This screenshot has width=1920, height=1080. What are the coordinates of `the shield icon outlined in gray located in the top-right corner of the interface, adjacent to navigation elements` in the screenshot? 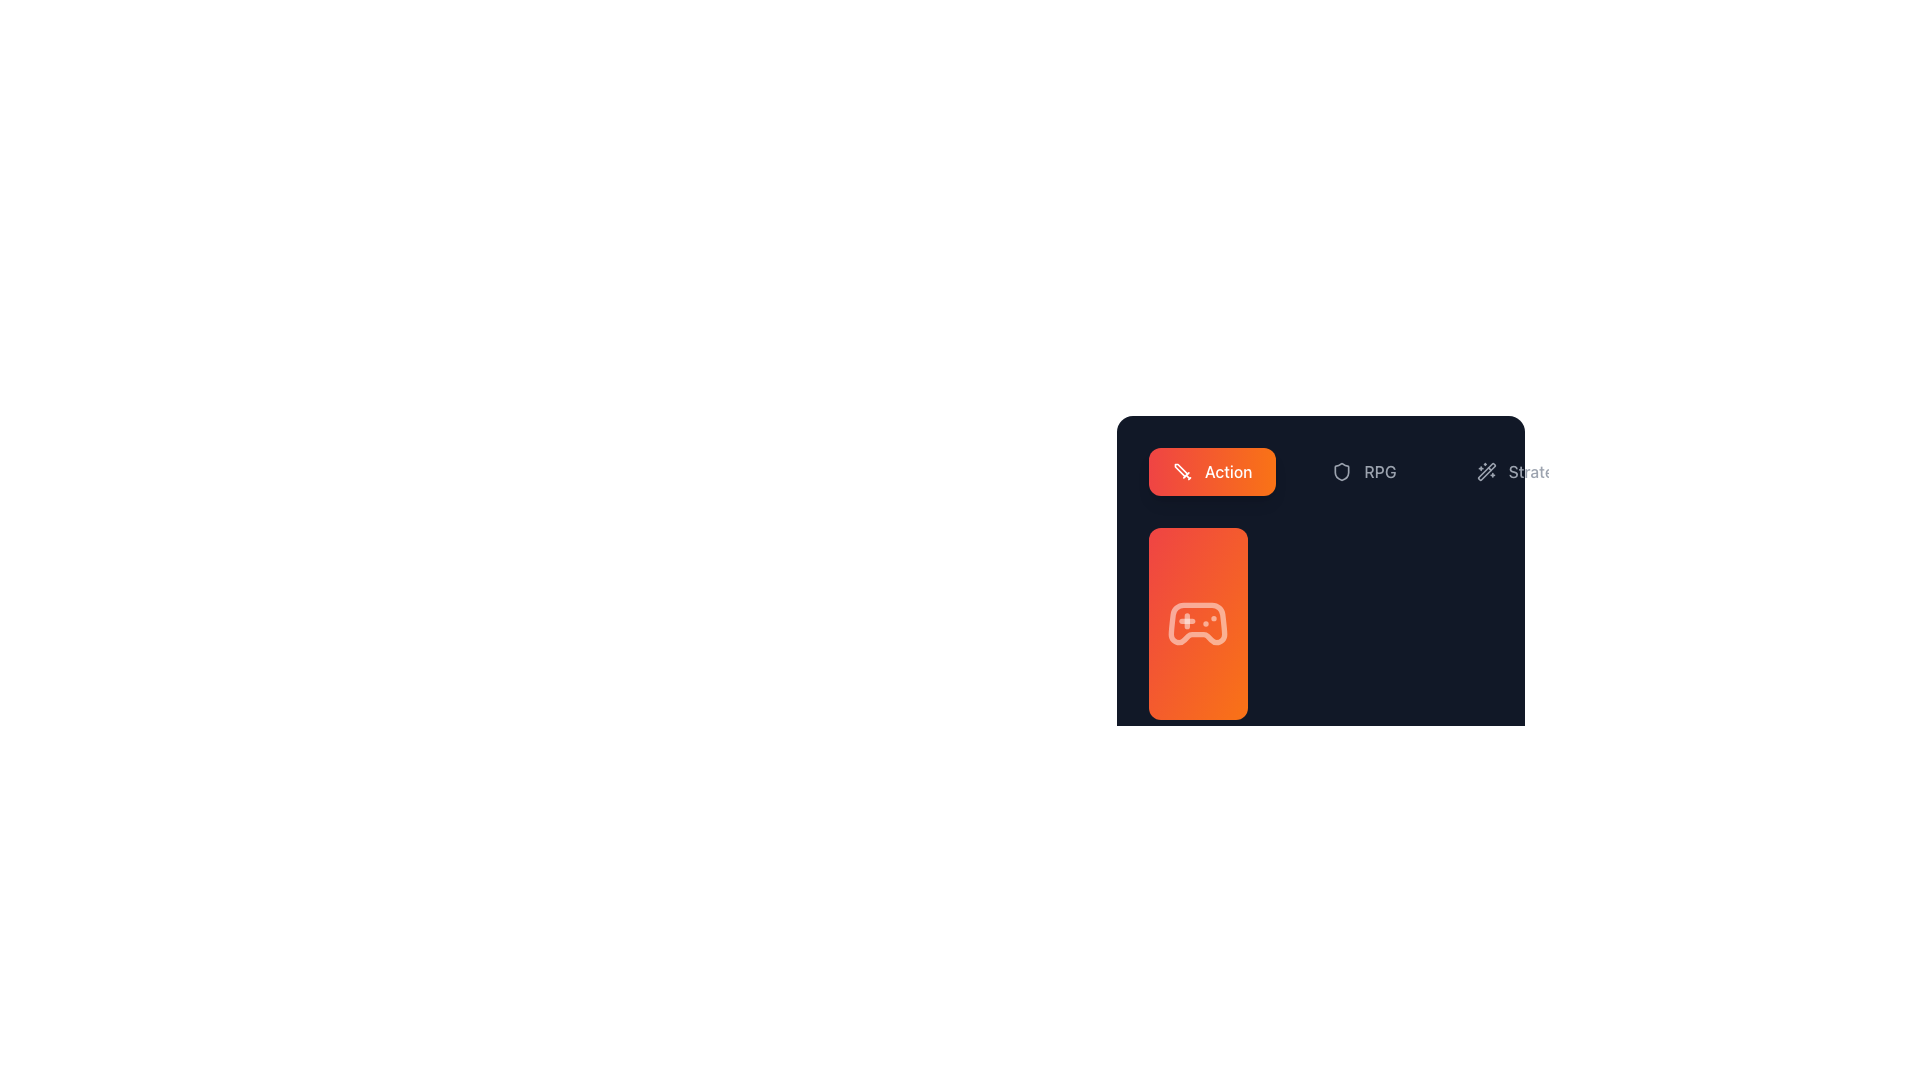 It's located at (1342, 471).